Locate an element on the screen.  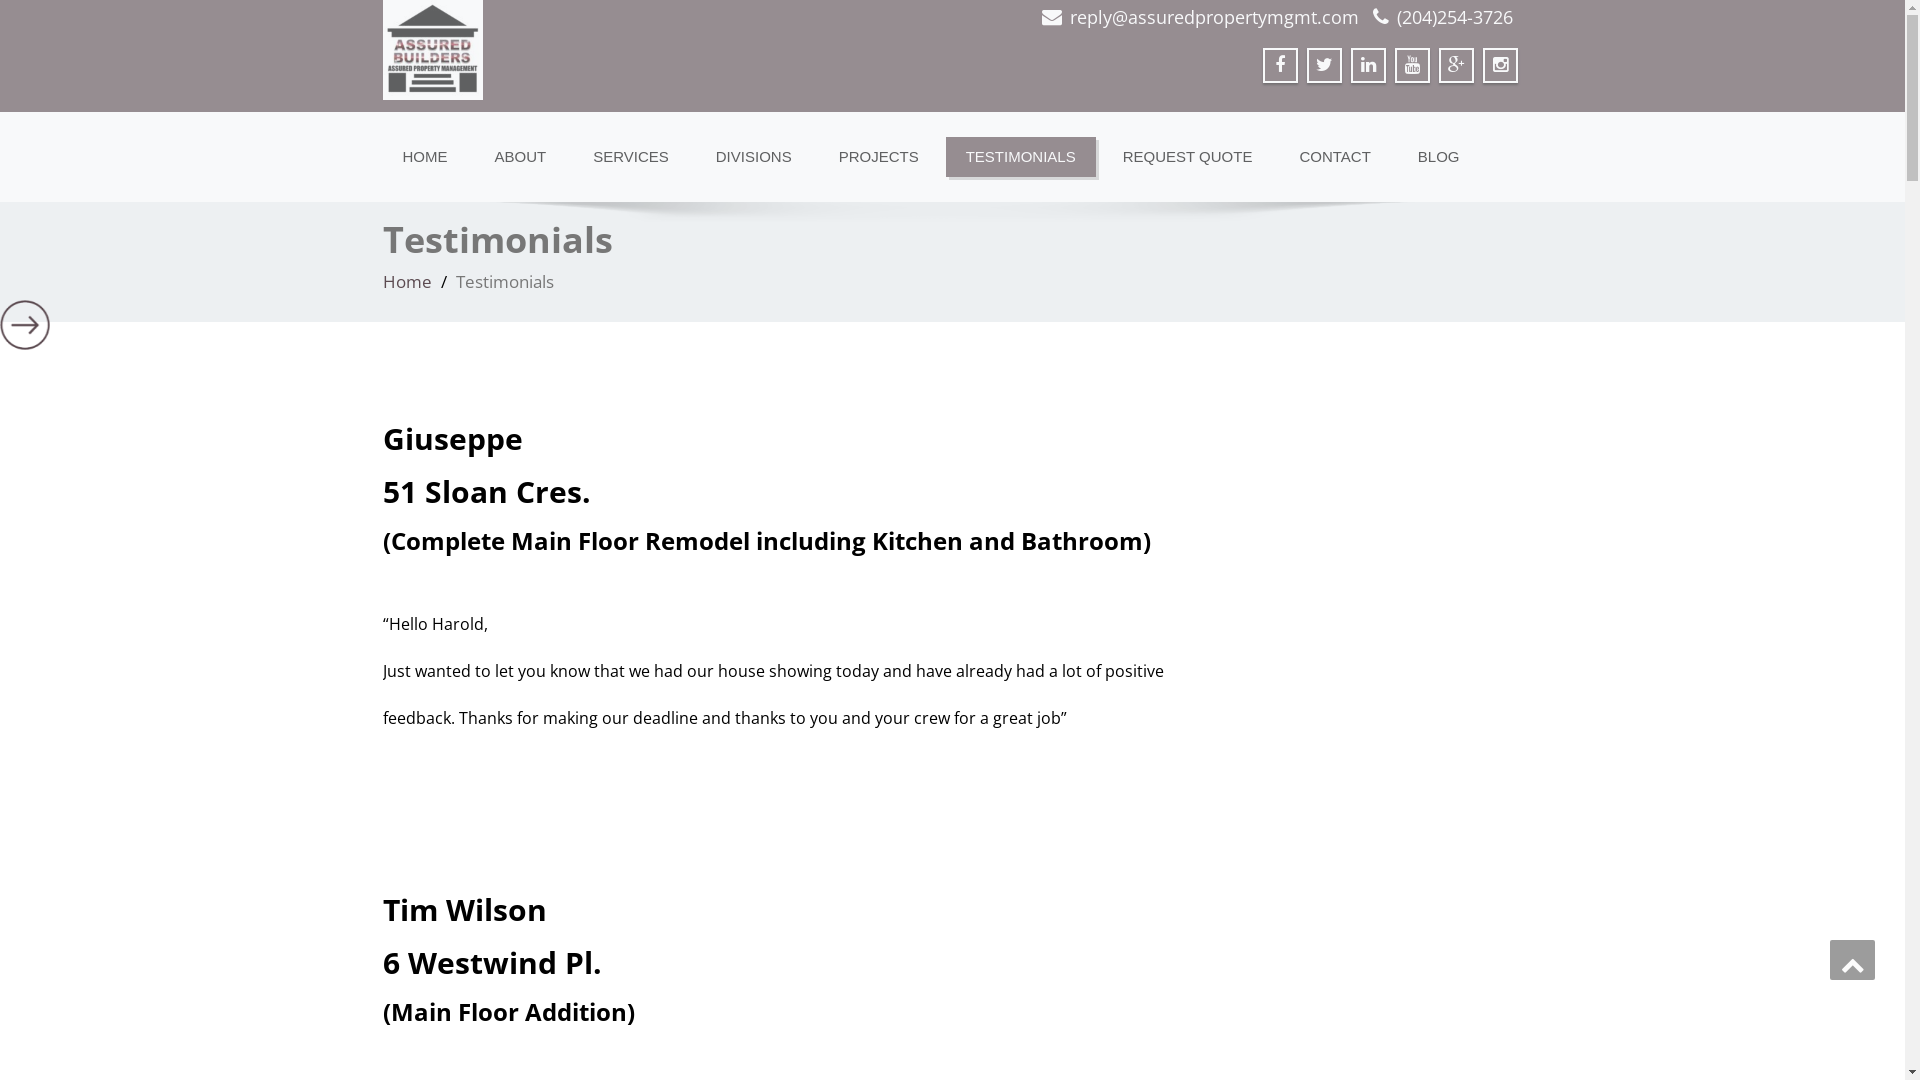
'HOME' is located at coordinates (423, 156).